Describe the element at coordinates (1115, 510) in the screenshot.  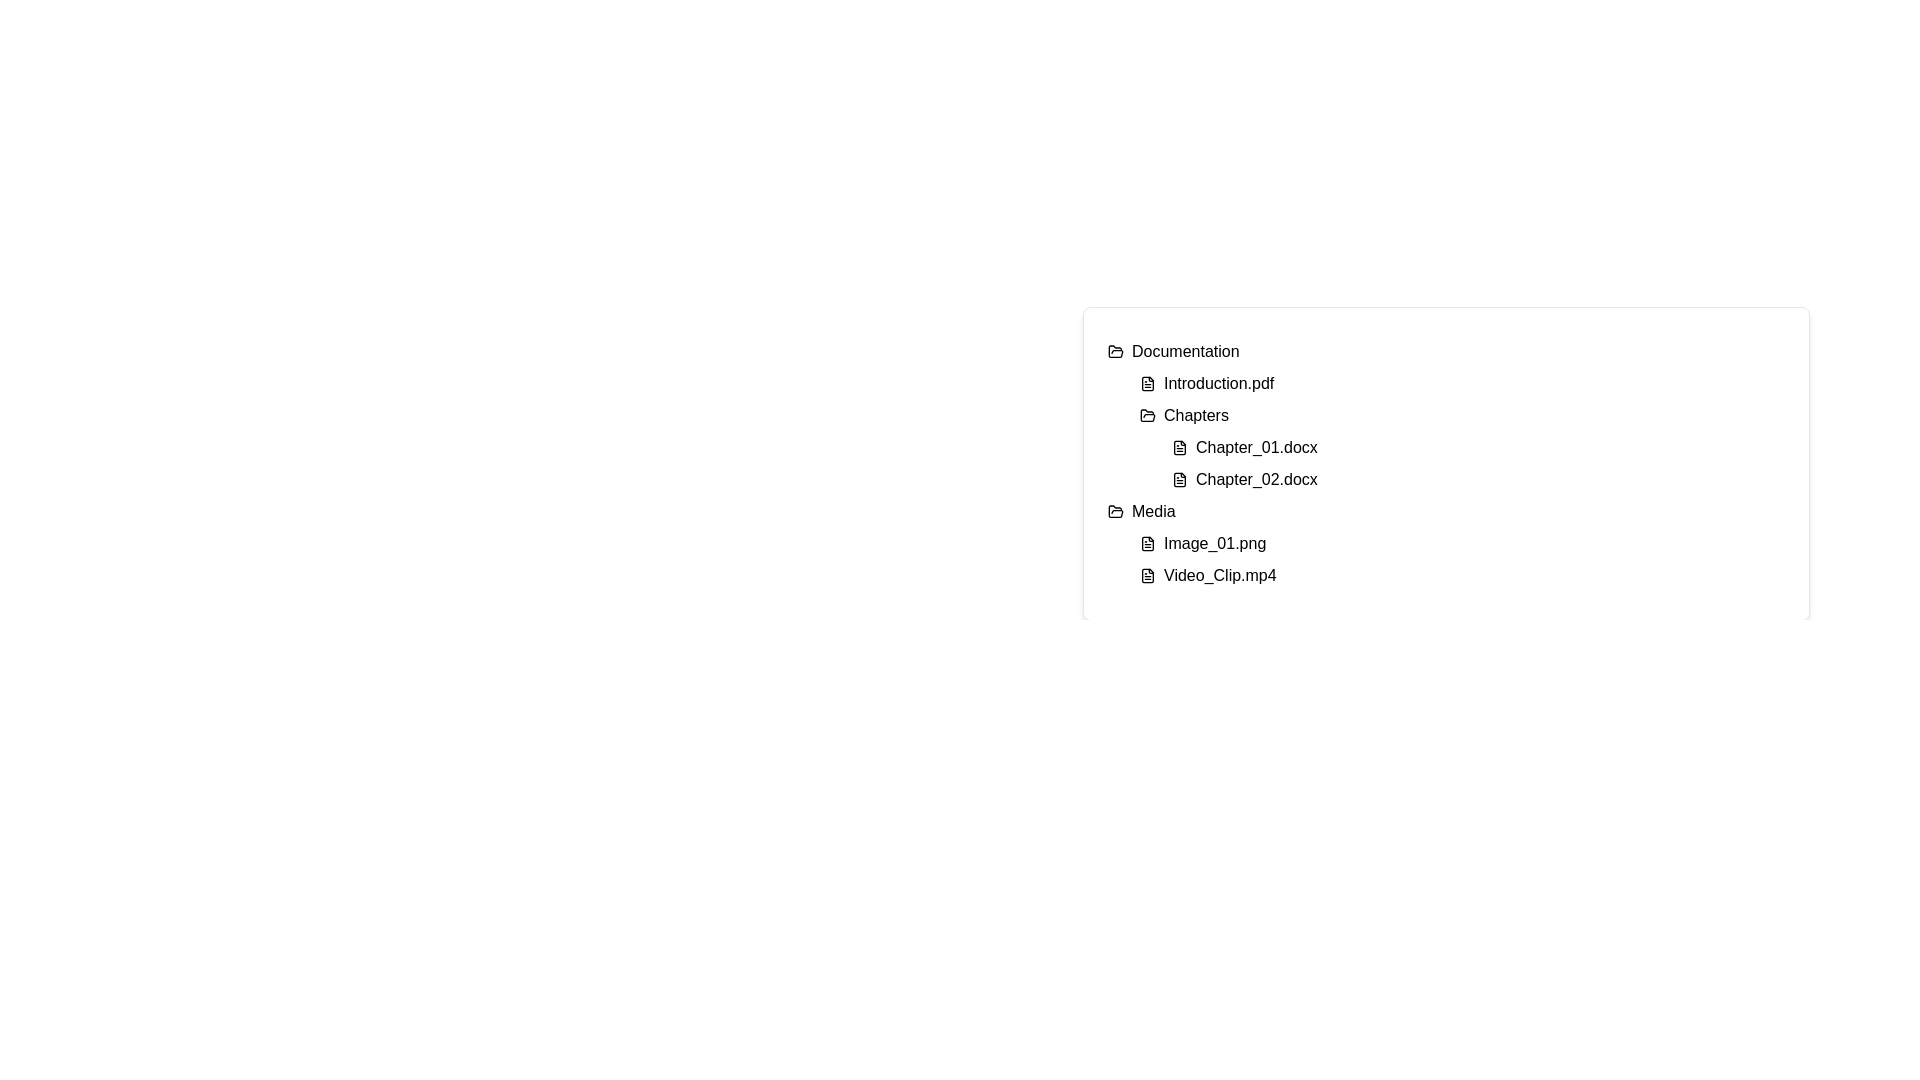
I see `the folder icon representing 'Media' in the file navigation pane to visually indicate its state as open` at that location.